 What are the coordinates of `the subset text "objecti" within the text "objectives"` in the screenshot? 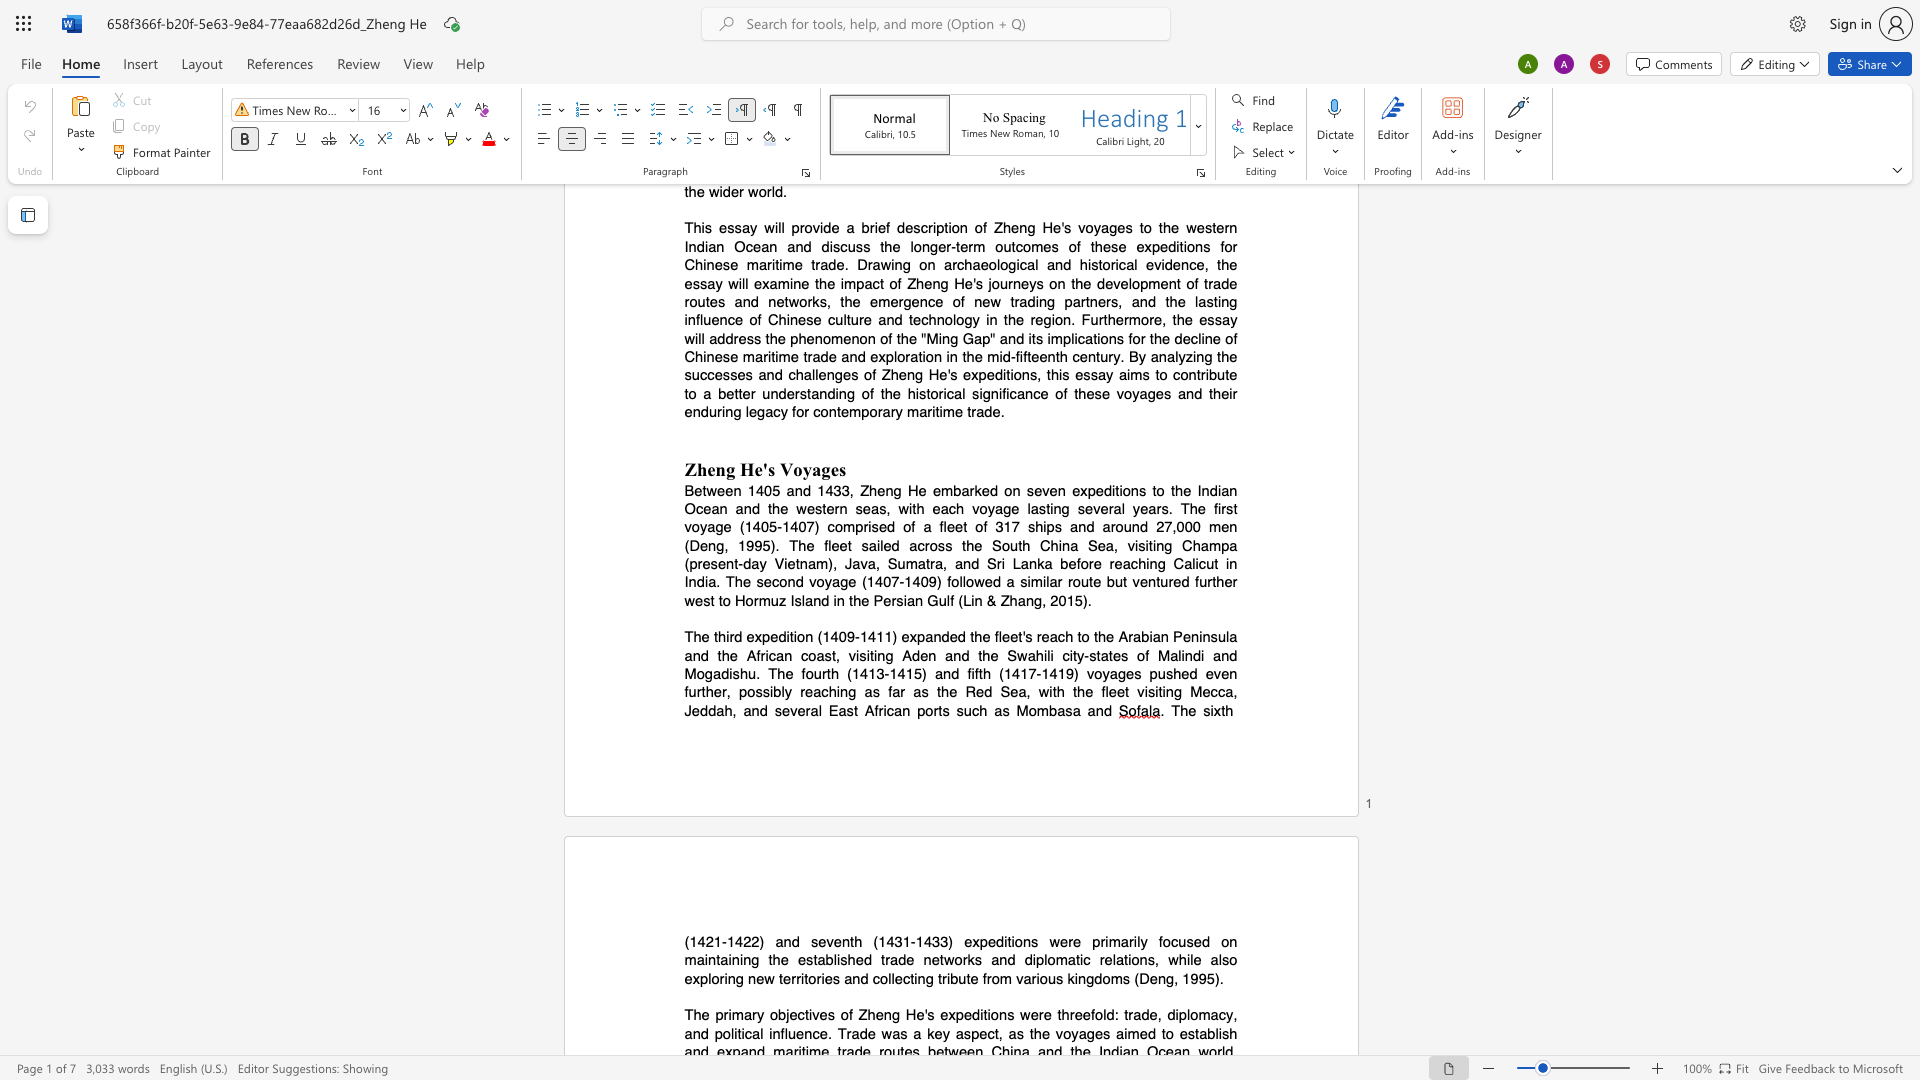 It's located at (768, 1015).